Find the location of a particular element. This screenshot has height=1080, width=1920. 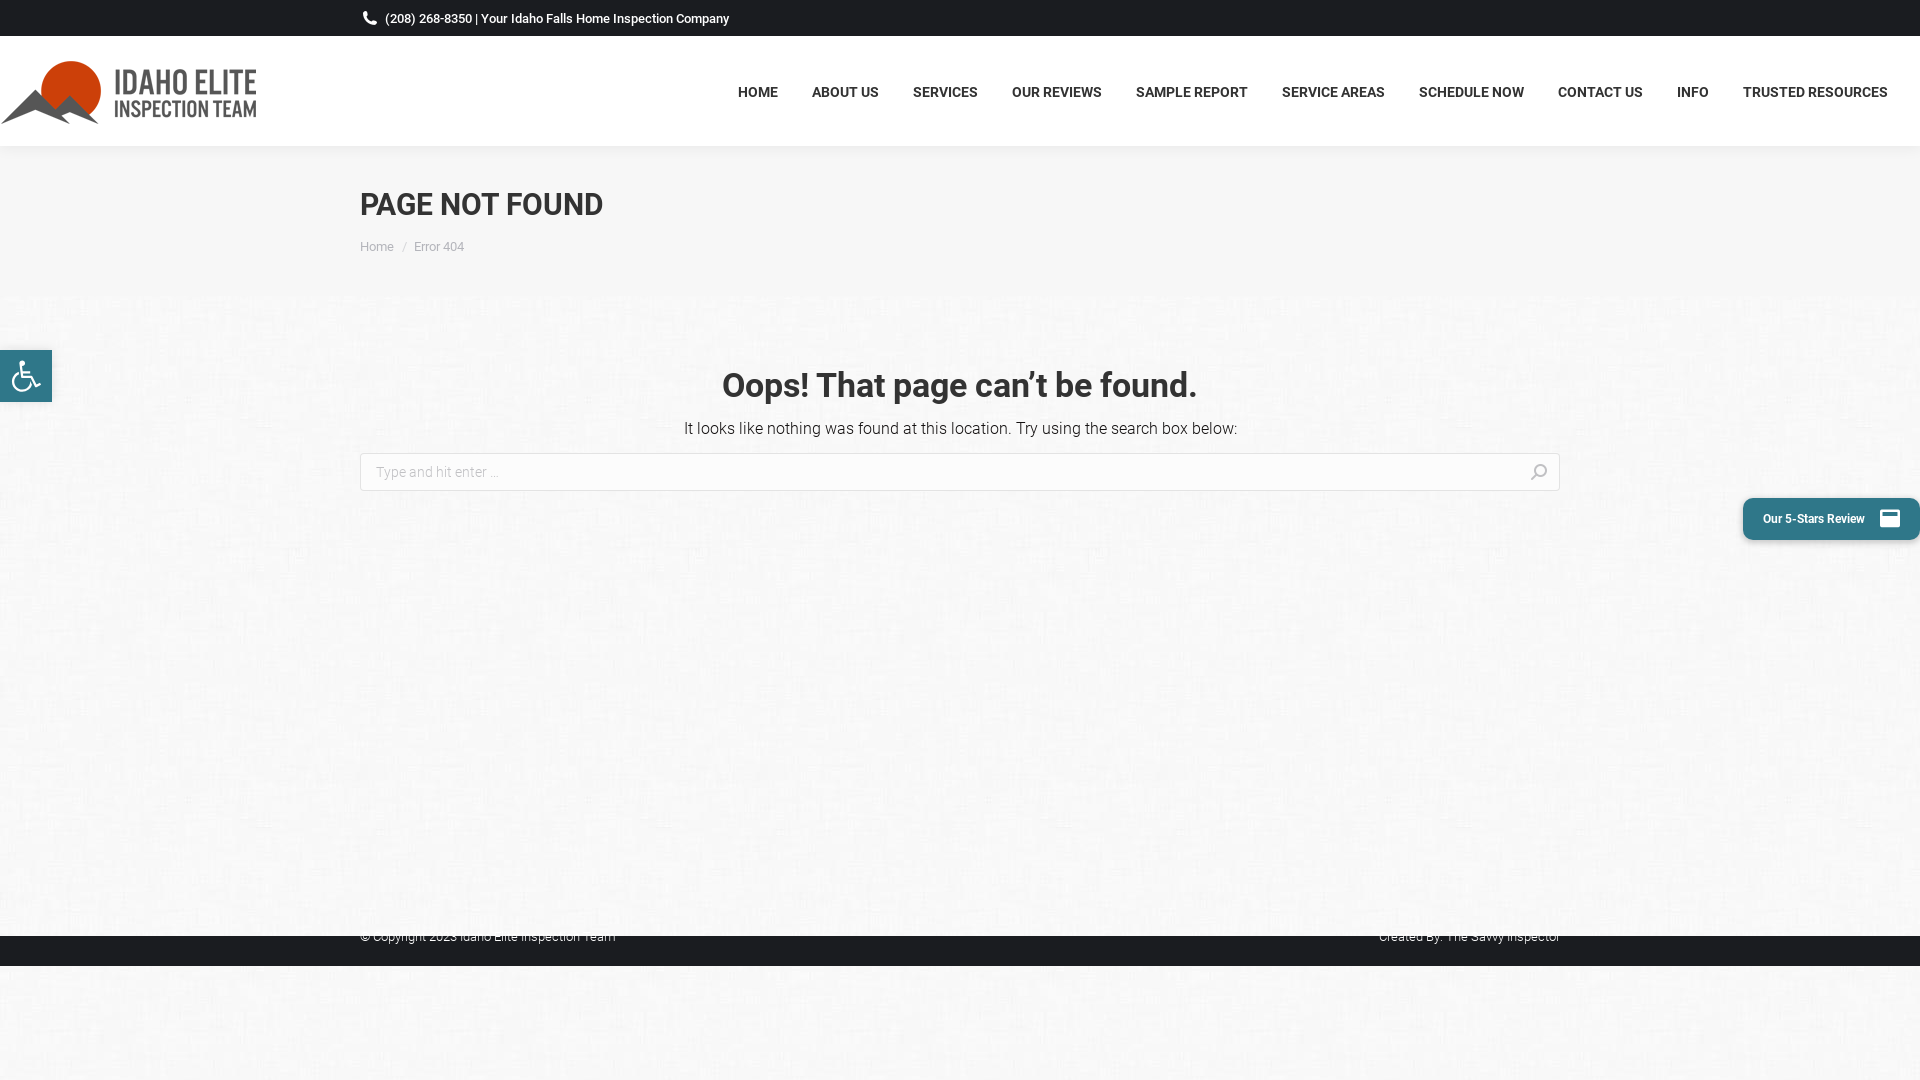

'Go!' is located at coordinates (1589, 474).